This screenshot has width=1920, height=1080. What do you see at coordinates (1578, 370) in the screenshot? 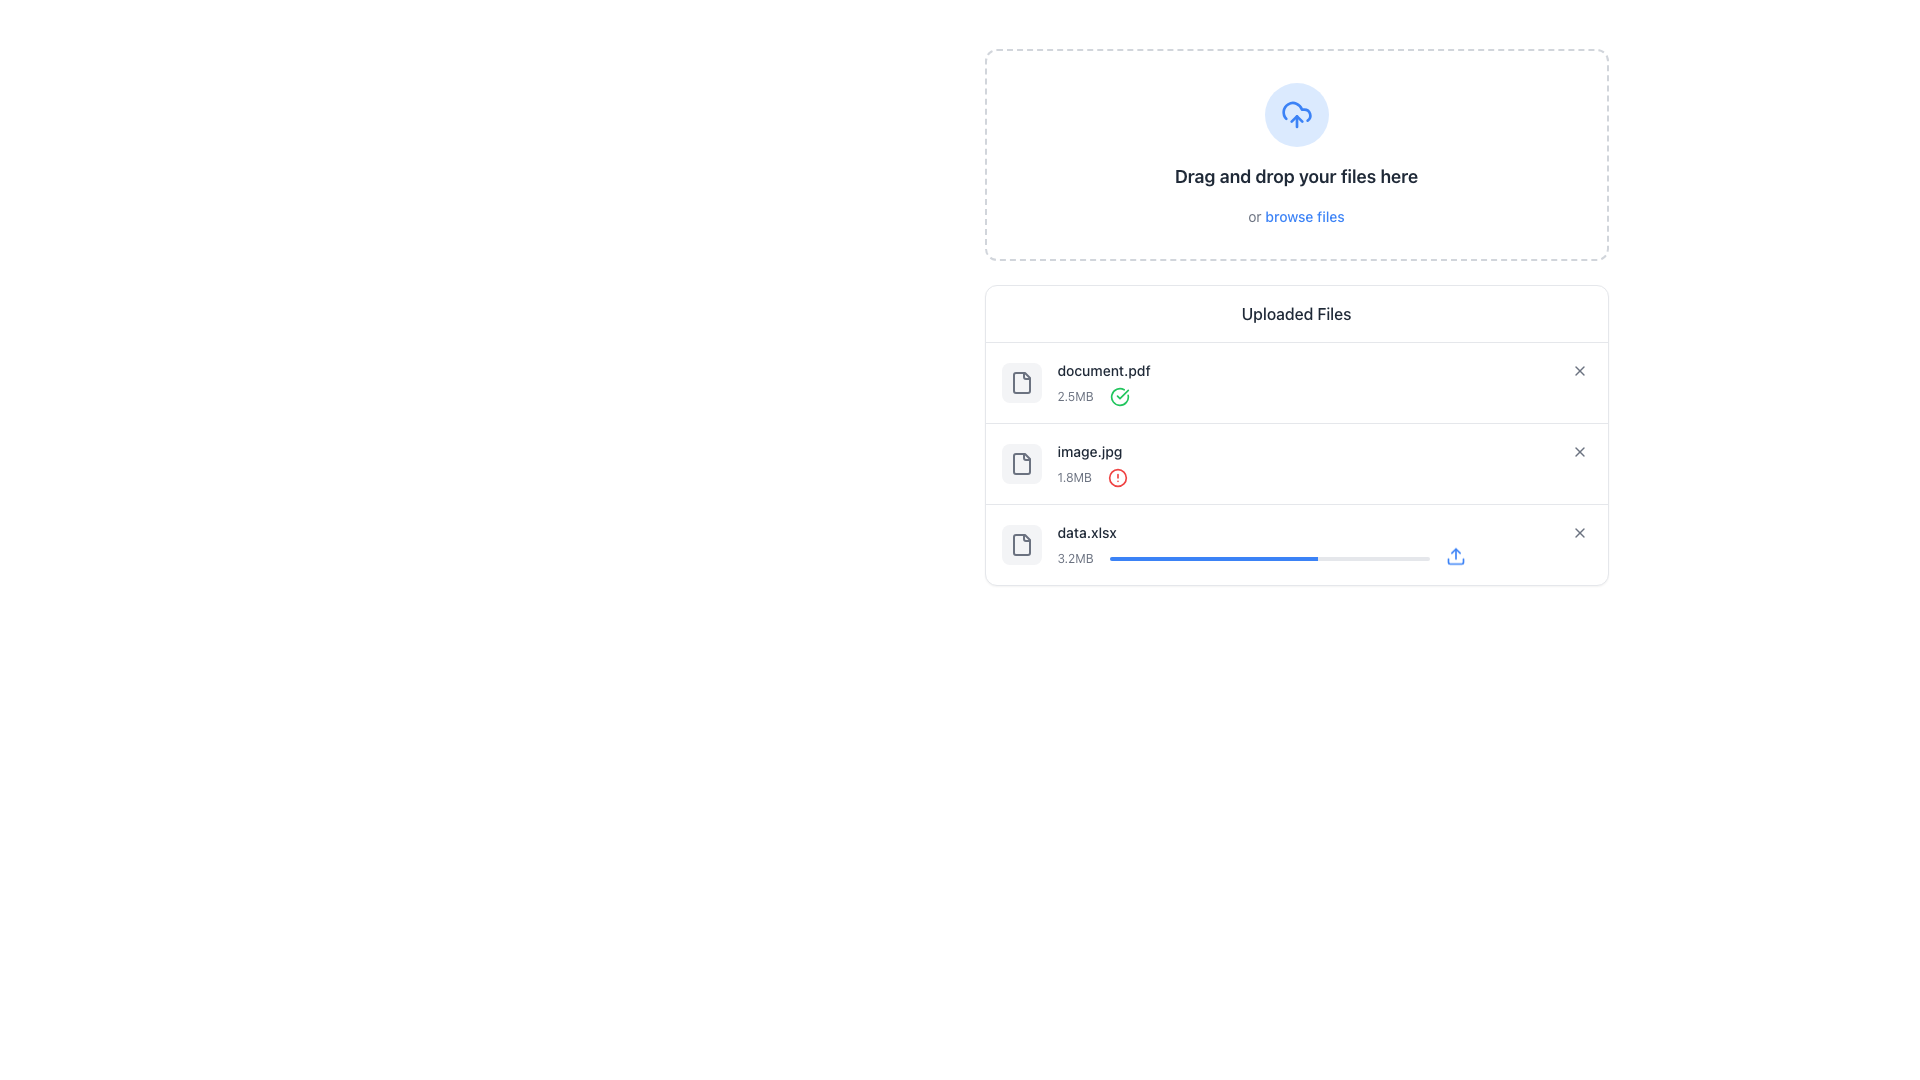
I see `the delete button located to the right of 'document.pdf'` at bounding box center [1578, 370].